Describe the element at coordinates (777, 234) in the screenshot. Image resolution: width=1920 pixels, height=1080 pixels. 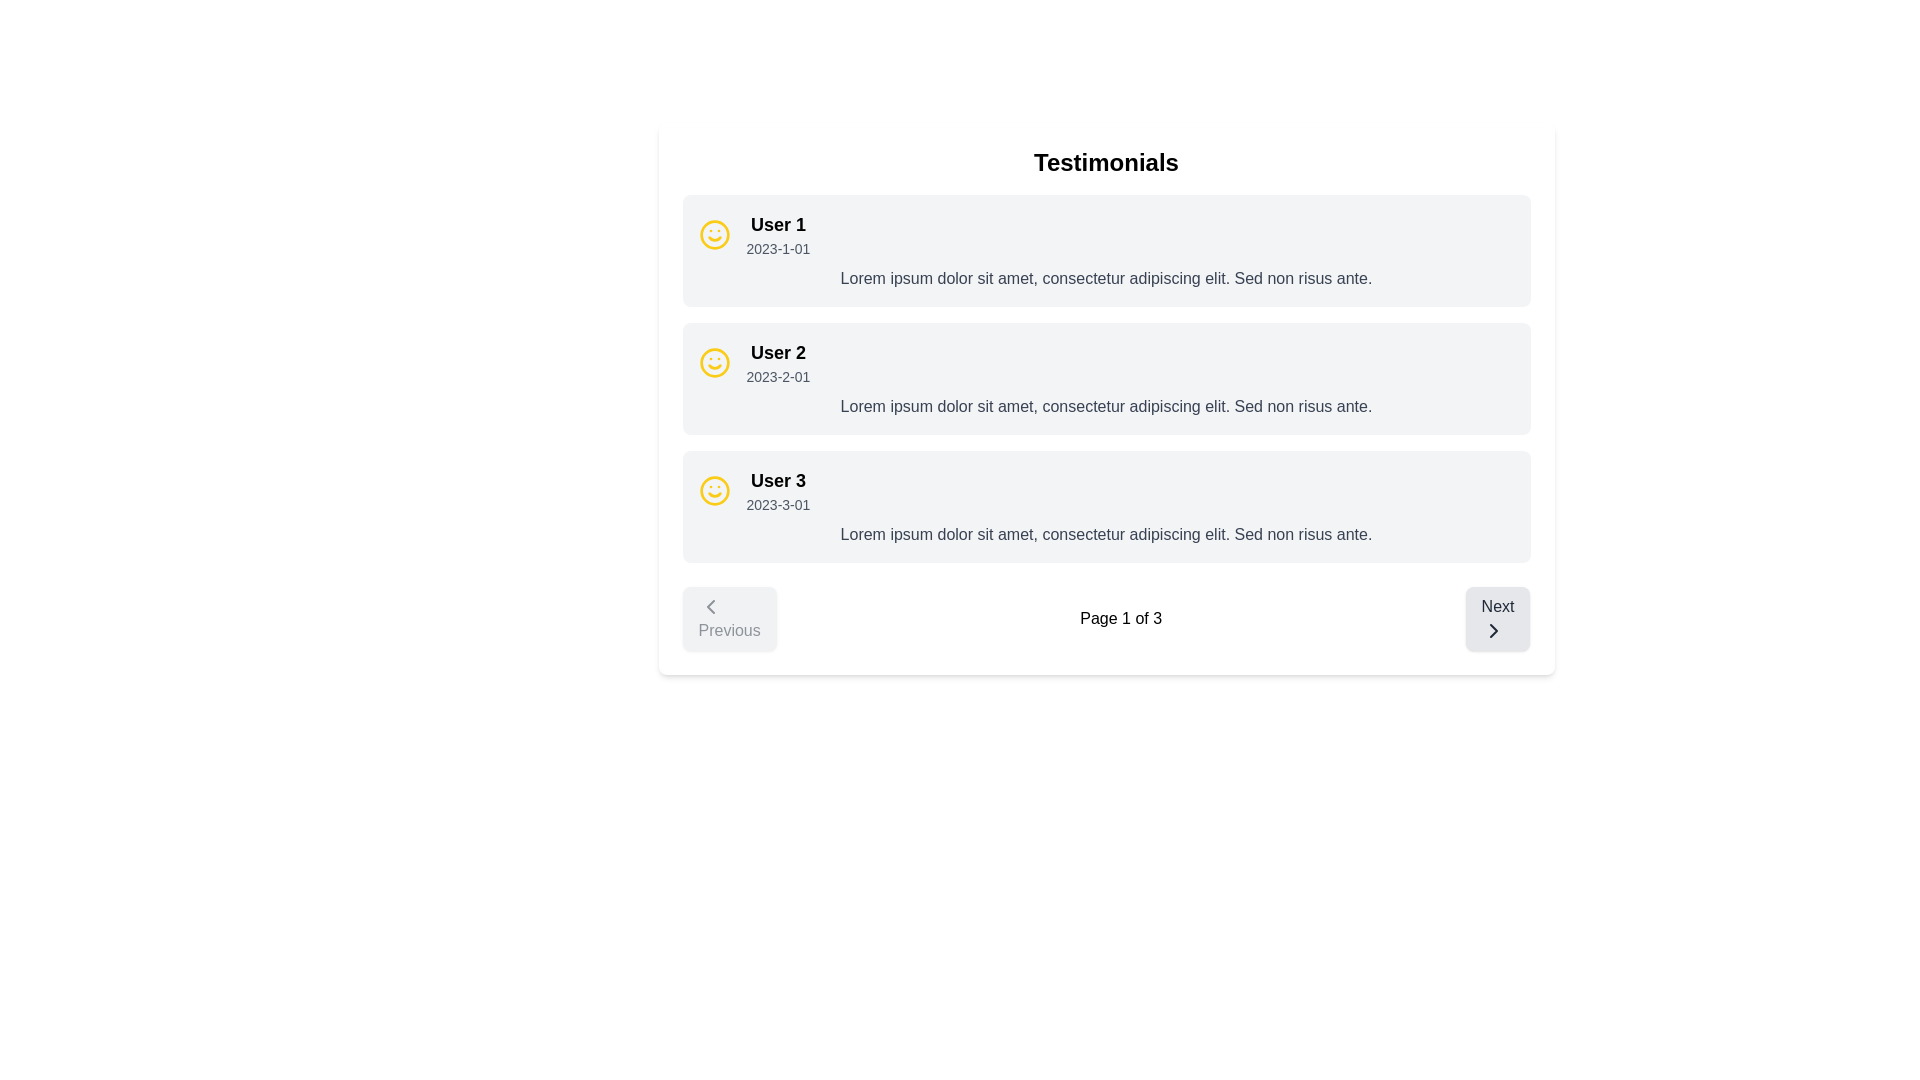
I see `information presented in the text label located beneath the yellow smiley face icon in the first testimonial card` at that location.